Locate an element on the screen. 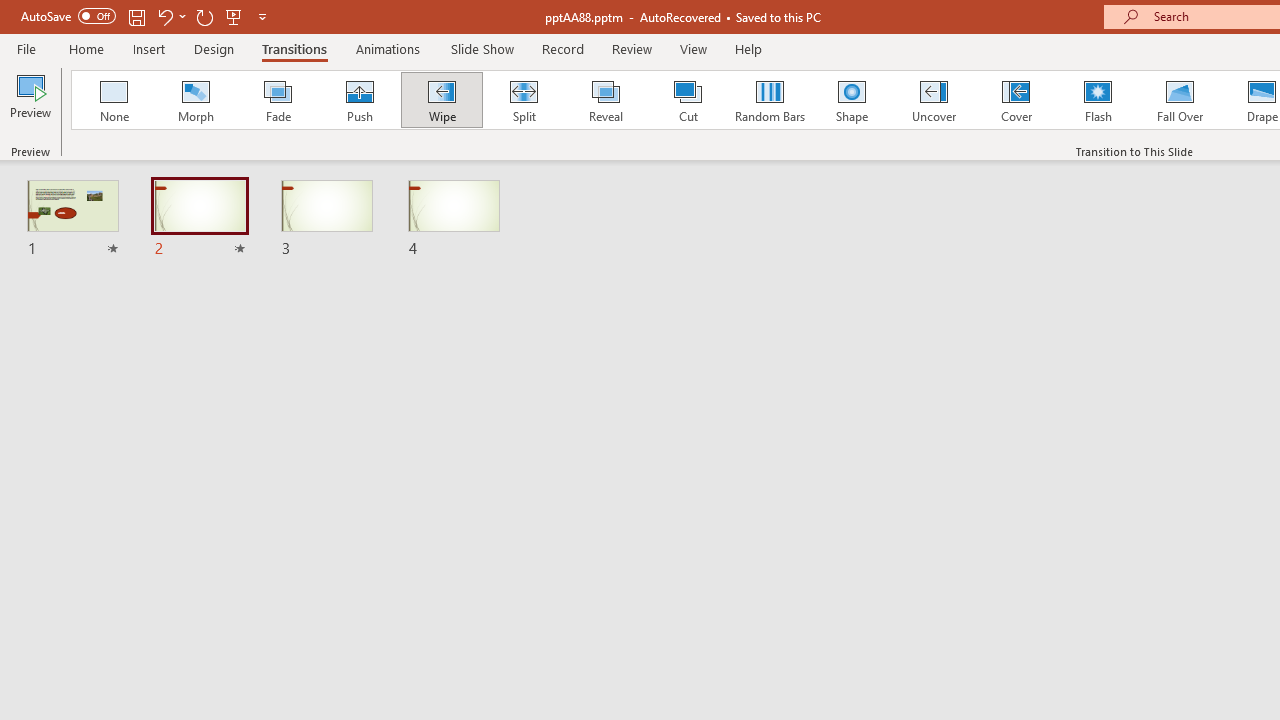 Image resolution: width=1280 pixels, height=720 pixels. 'Flash' is located at coordinates (1097, 100).